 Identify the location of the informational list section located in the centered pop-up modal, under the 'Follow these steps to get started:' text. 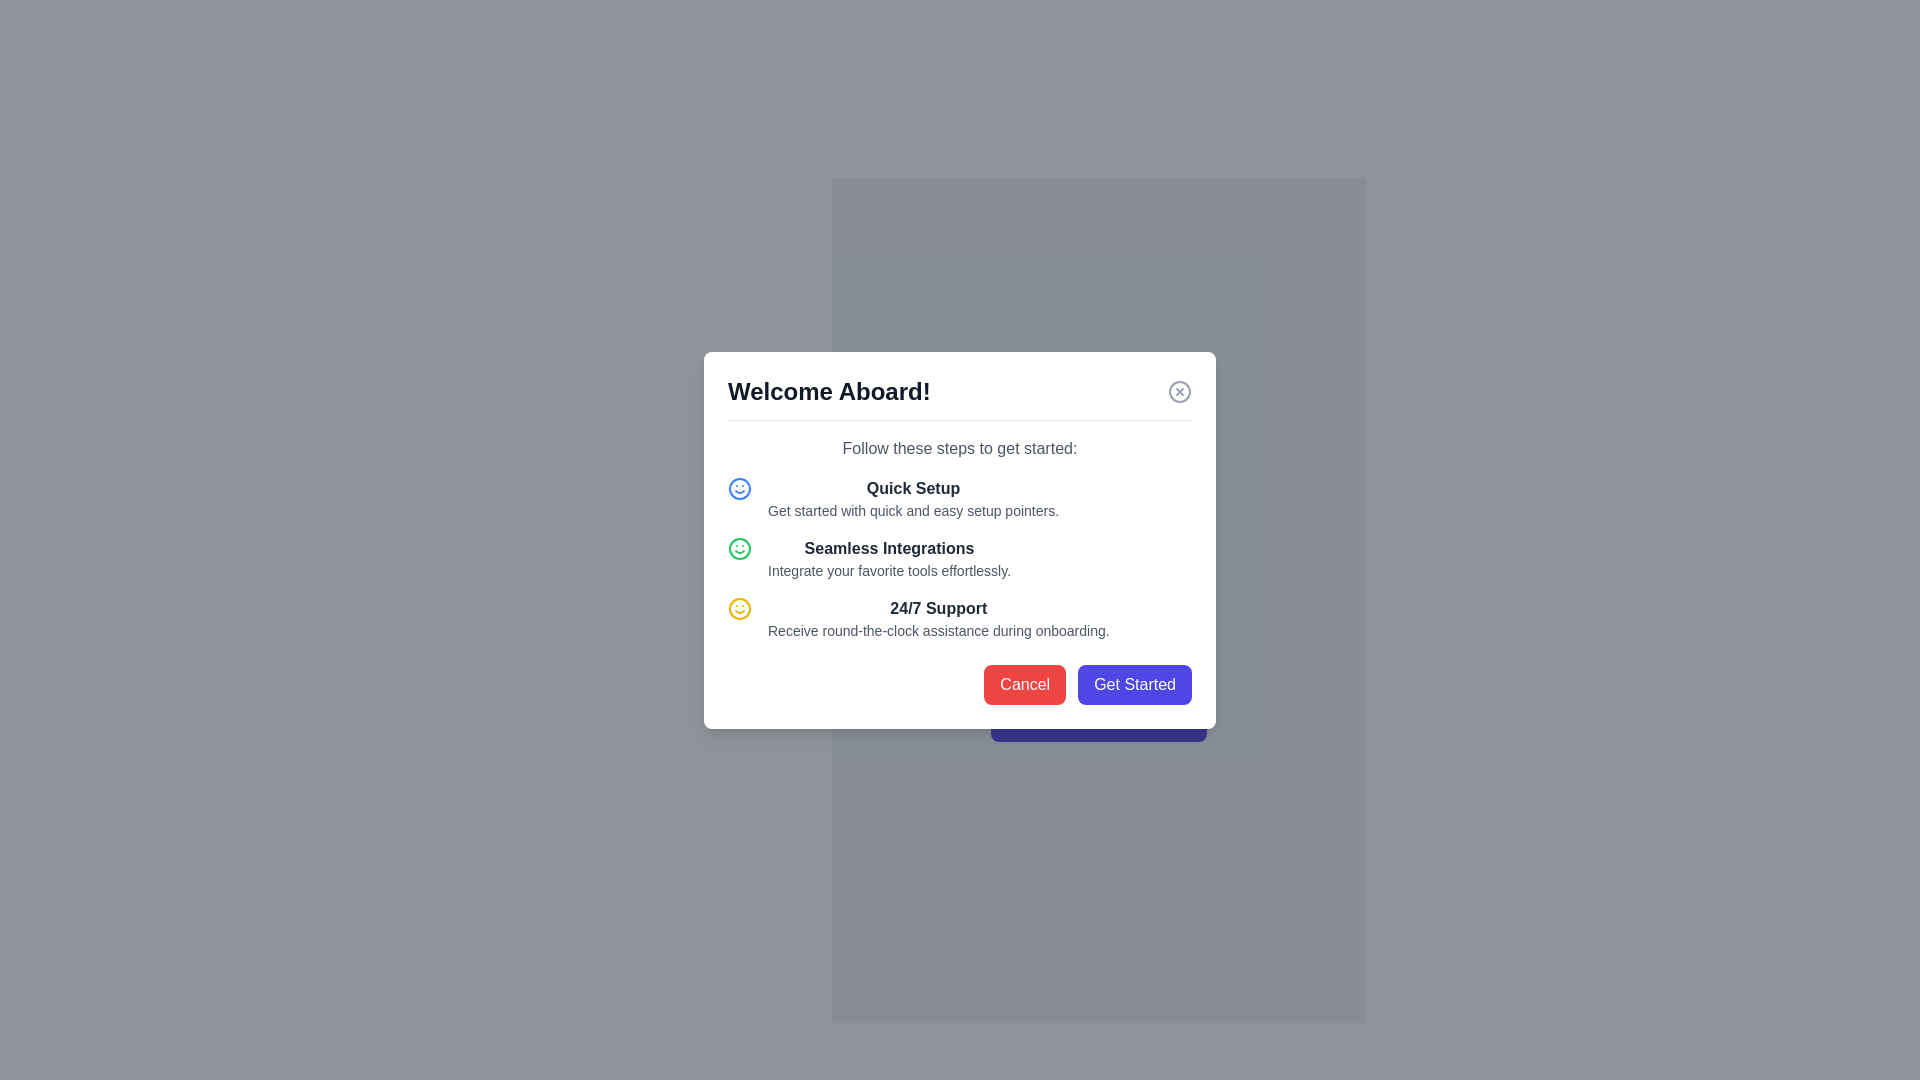
(960, 558).